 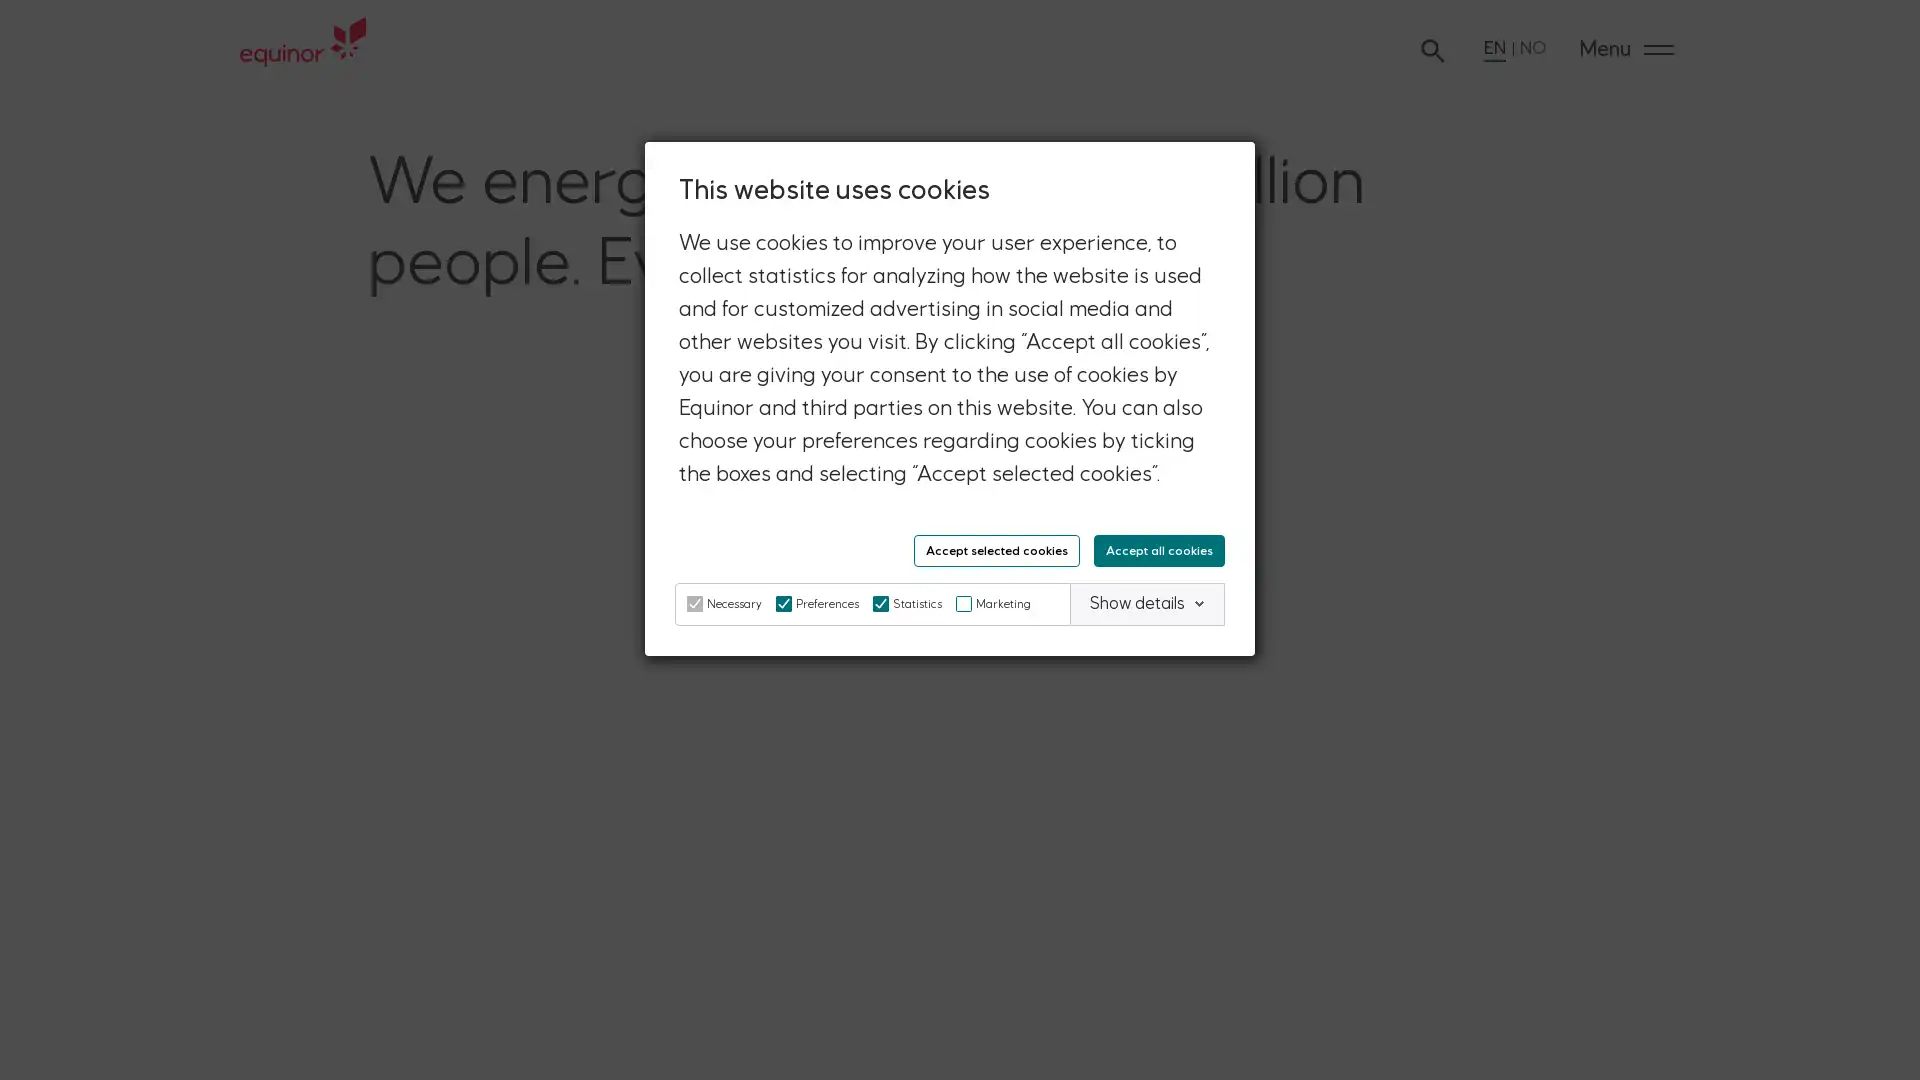 What do you see at coordinates (1626, 49) in the screenshot?
I see `Menu` at bounding box center [1626, 49].